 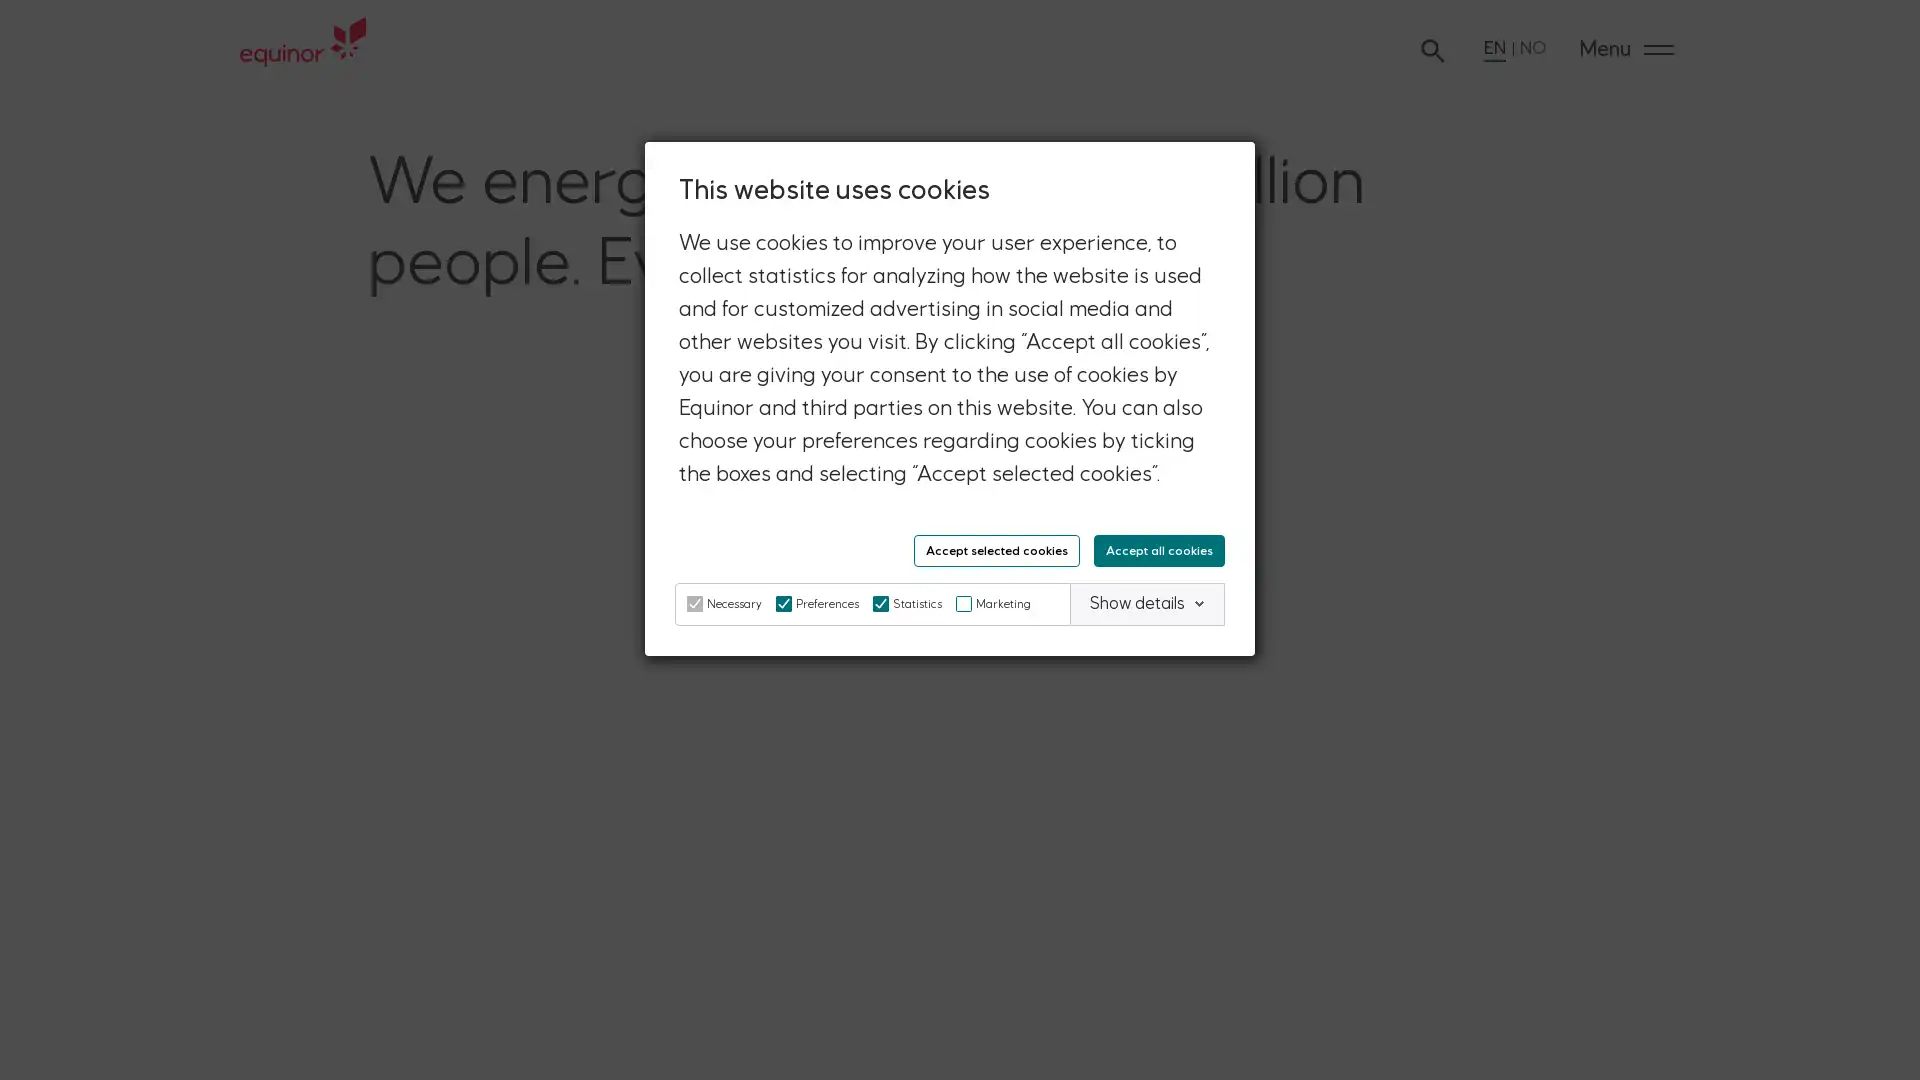 What do you see at coordinates (1626, 49) in the screenshot?
I see `Menu` at bounding box center [1626, 49].